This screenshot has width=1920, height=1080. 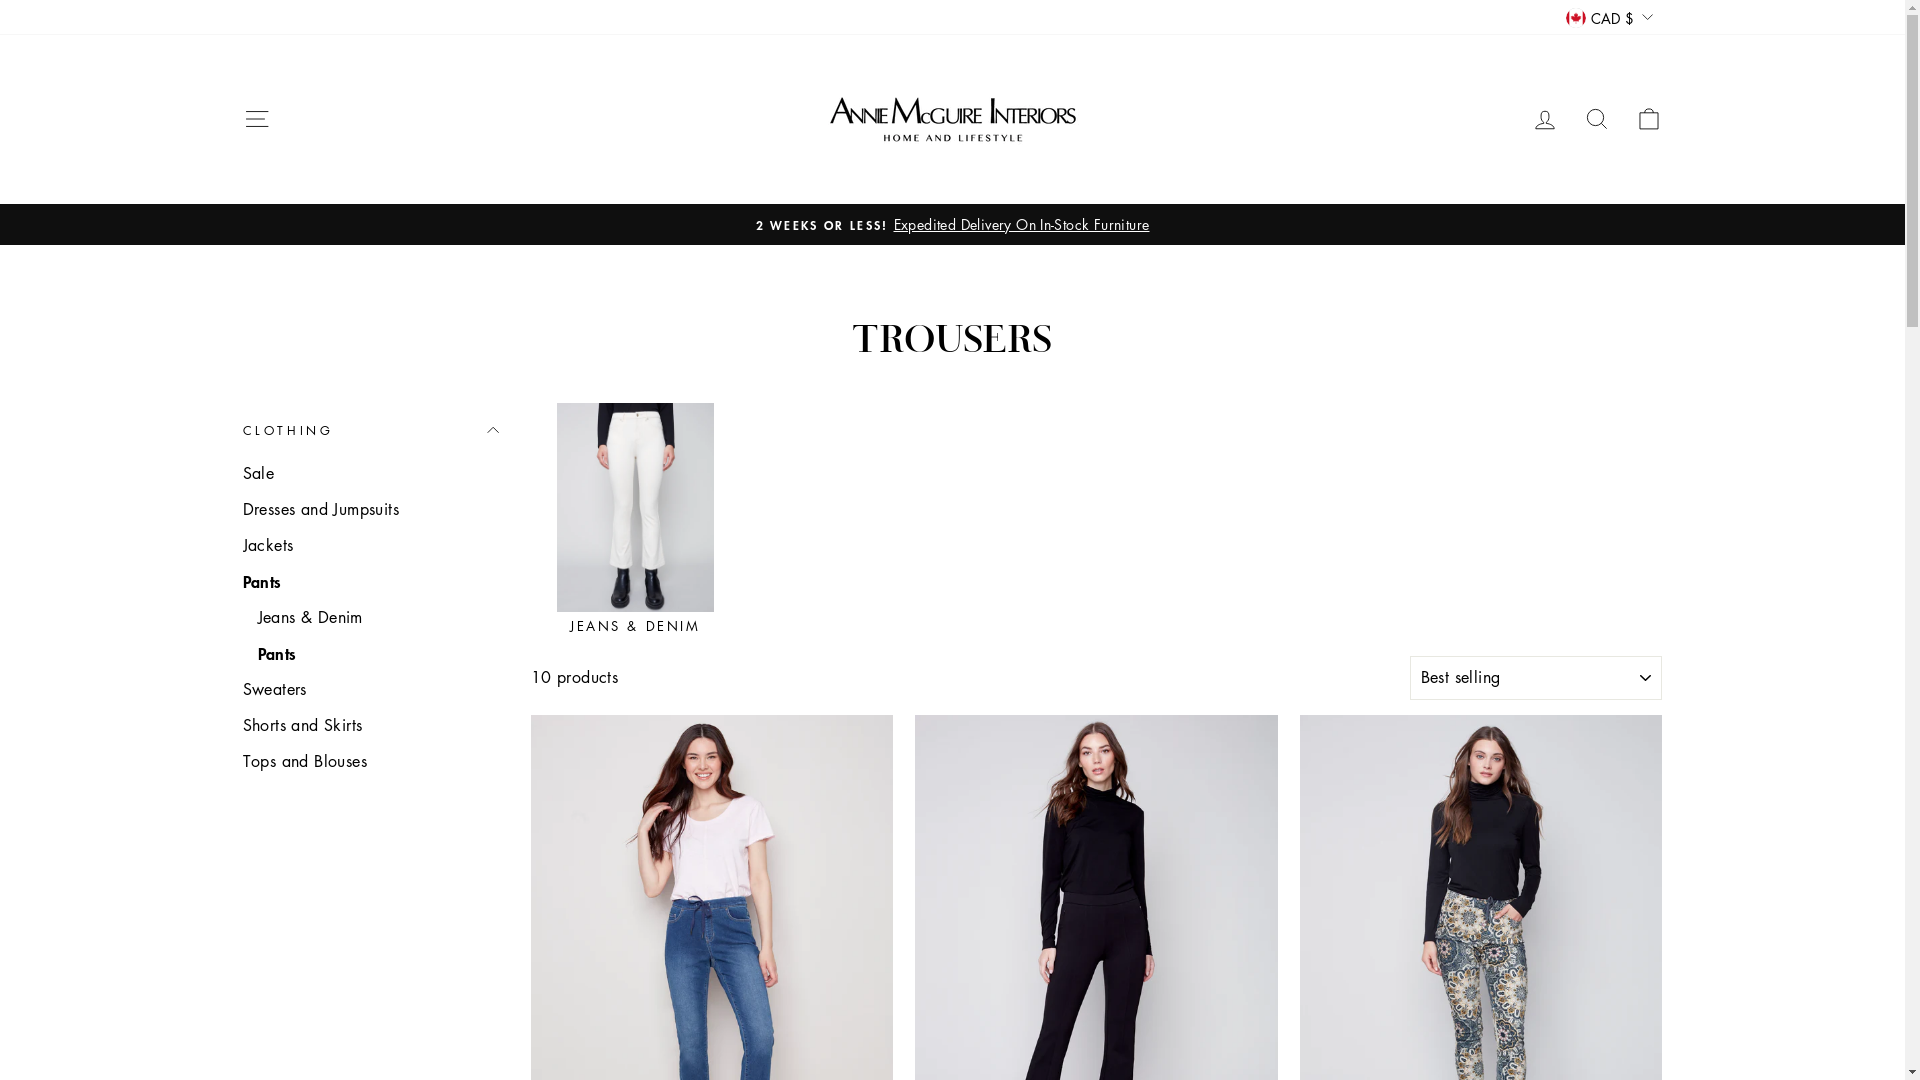 What do you see at coordinates (369, 688) in the screenshot?
I see `'Sweaters'` at bounding box center [369, 688].